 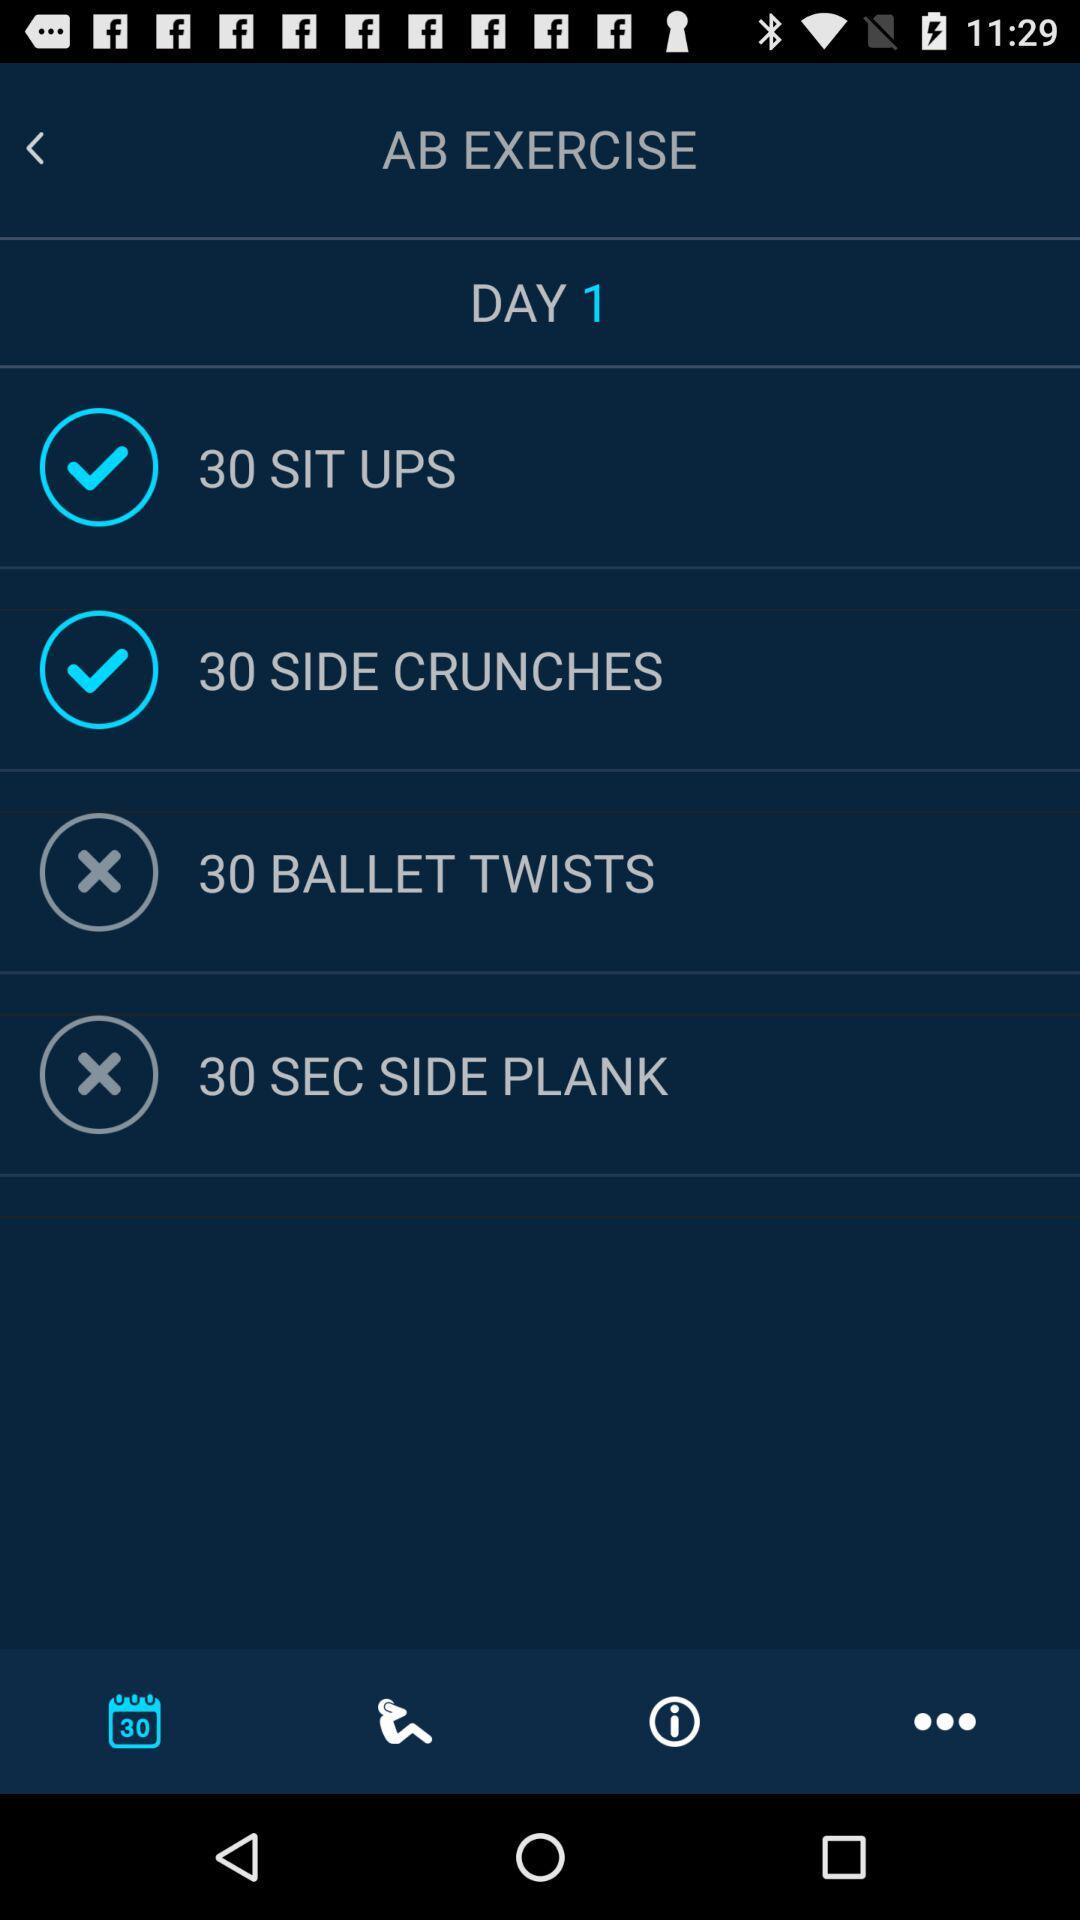 What do you see at coordinates (639, 465) in the screenshot?
I see `30 sit ups above 30 side crunches` at bounding box center [639, 465].